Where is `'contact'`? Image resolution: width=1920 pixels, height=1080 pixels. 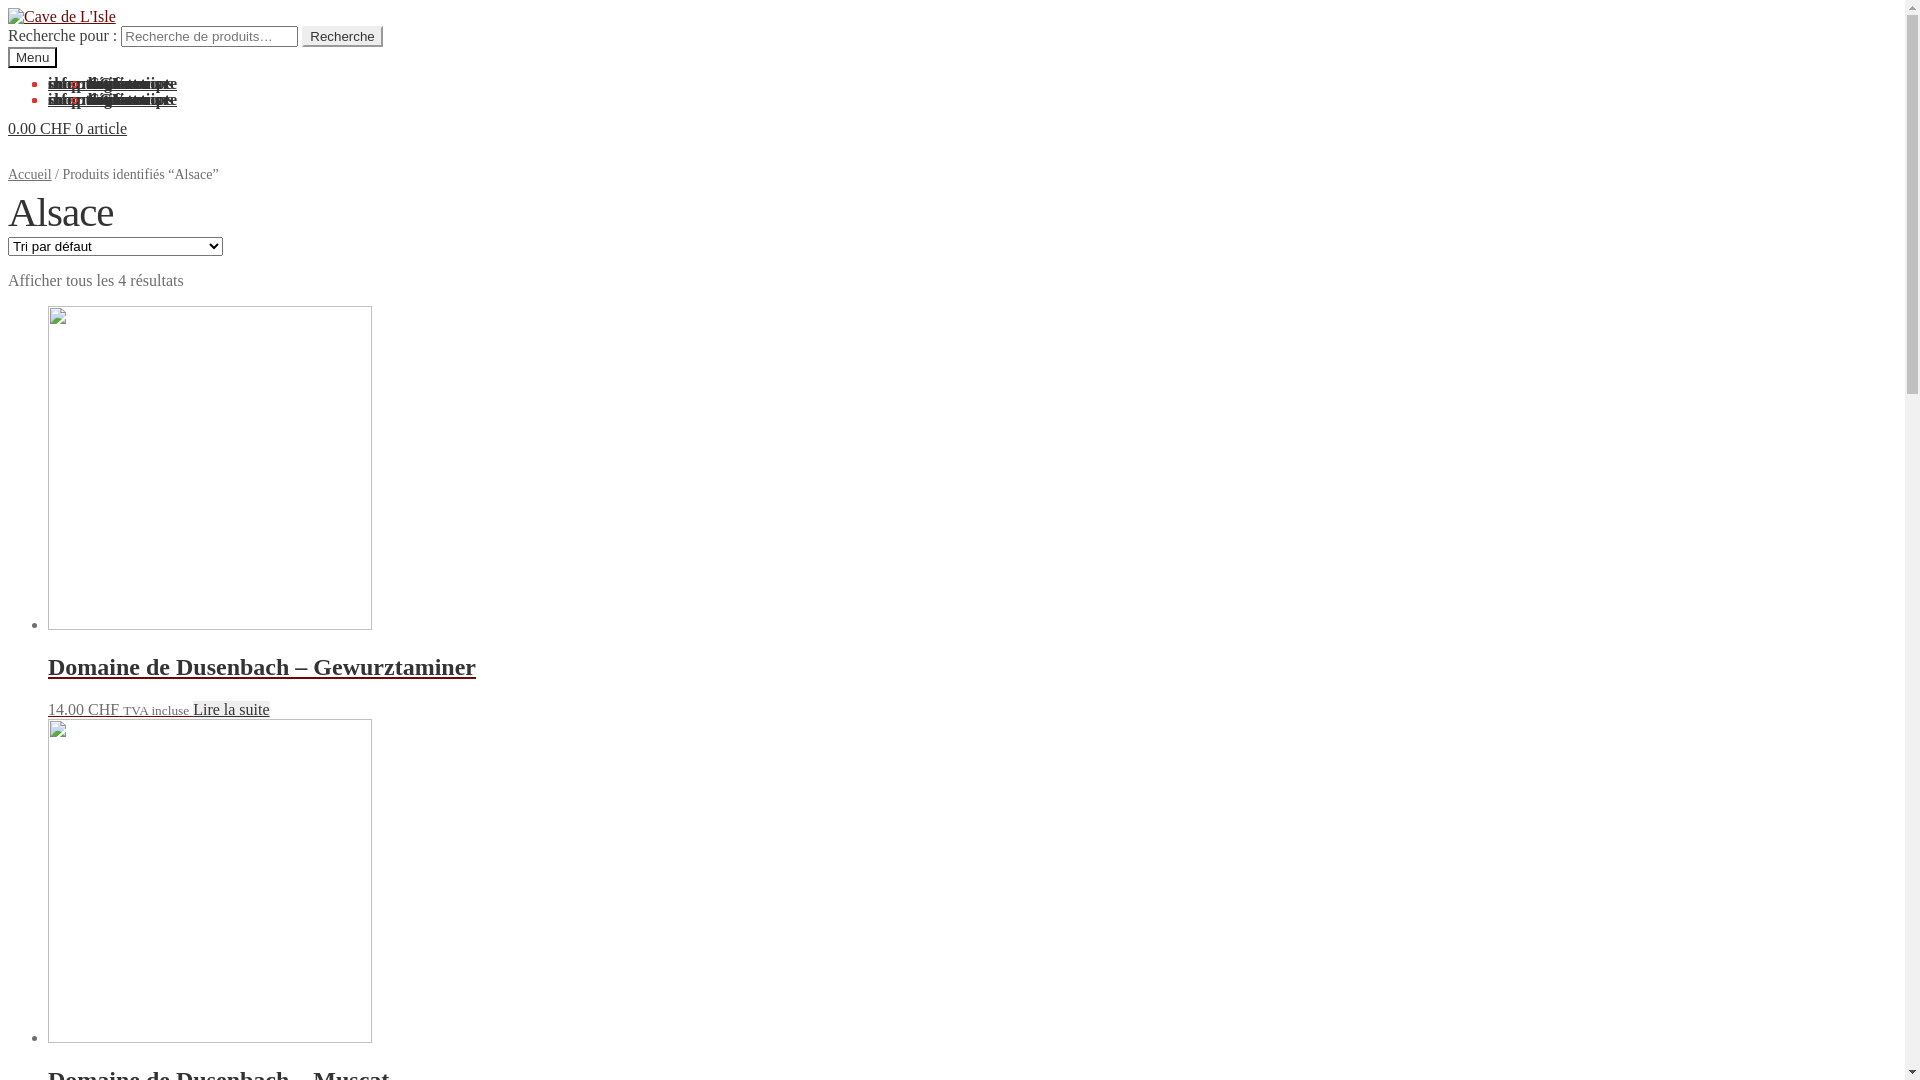 'contact' is located at coordinates (112, 99).